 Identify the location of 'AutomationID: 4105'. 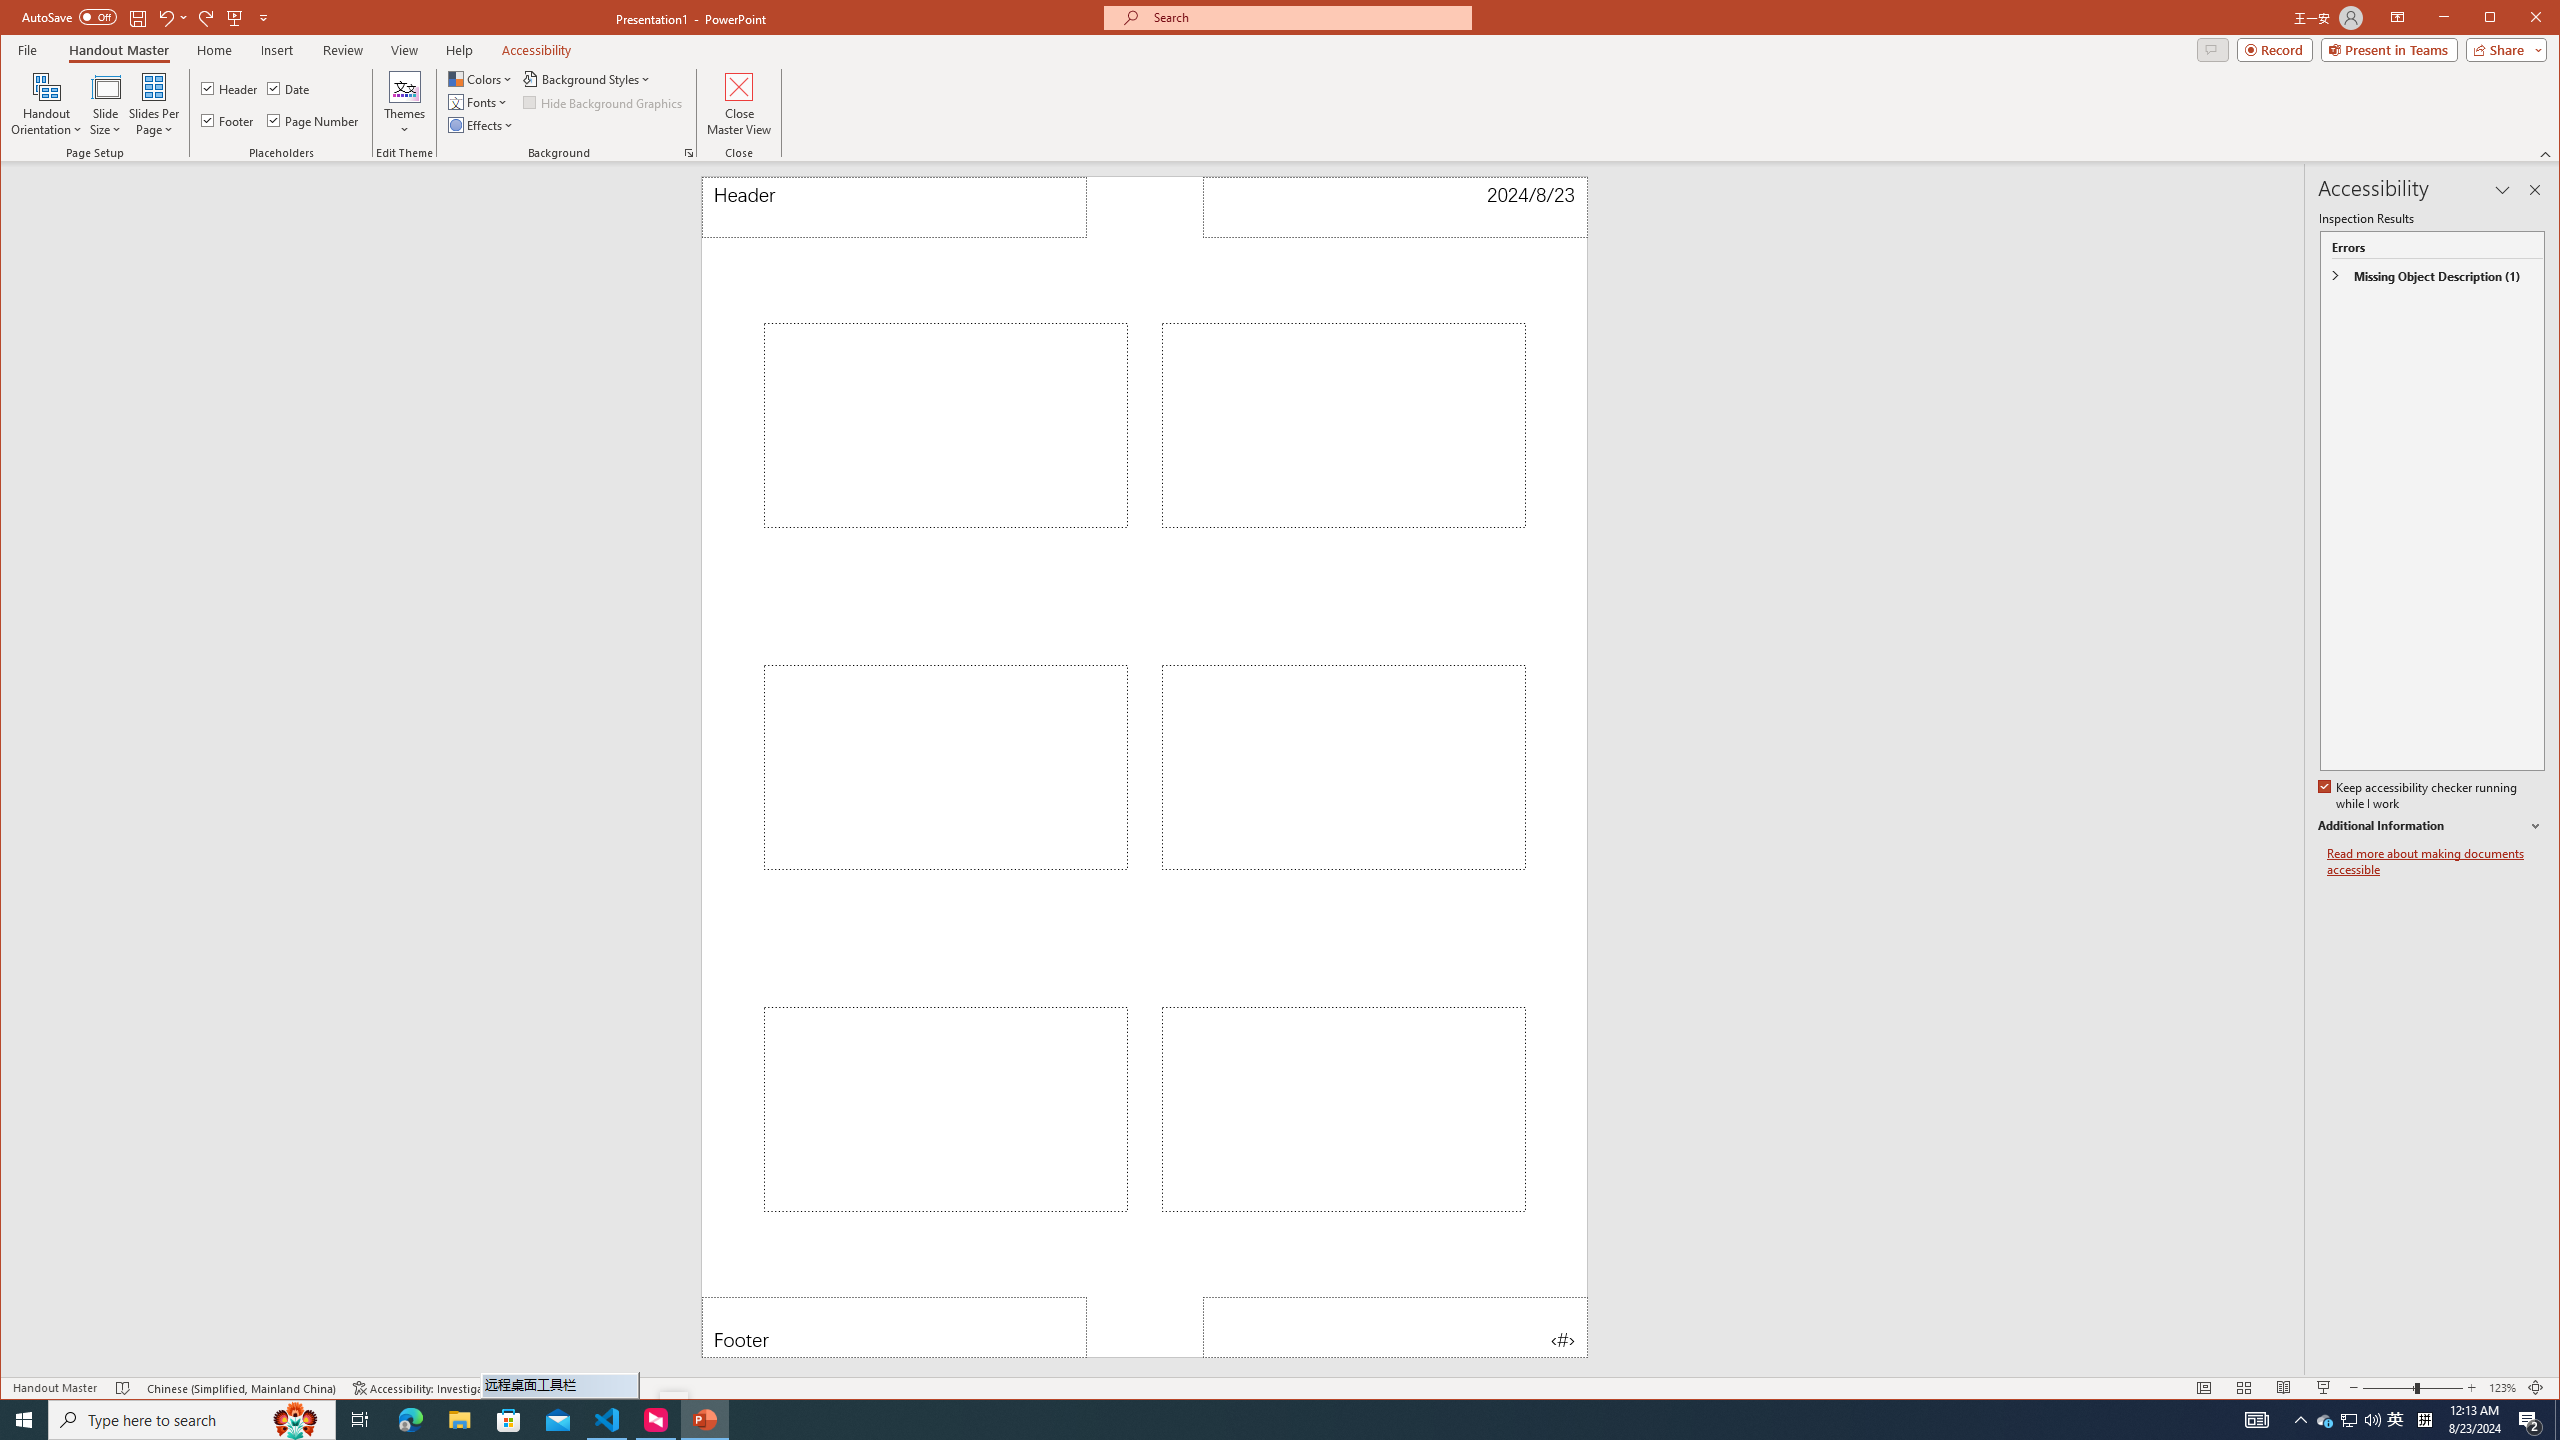
(2255, 1418).